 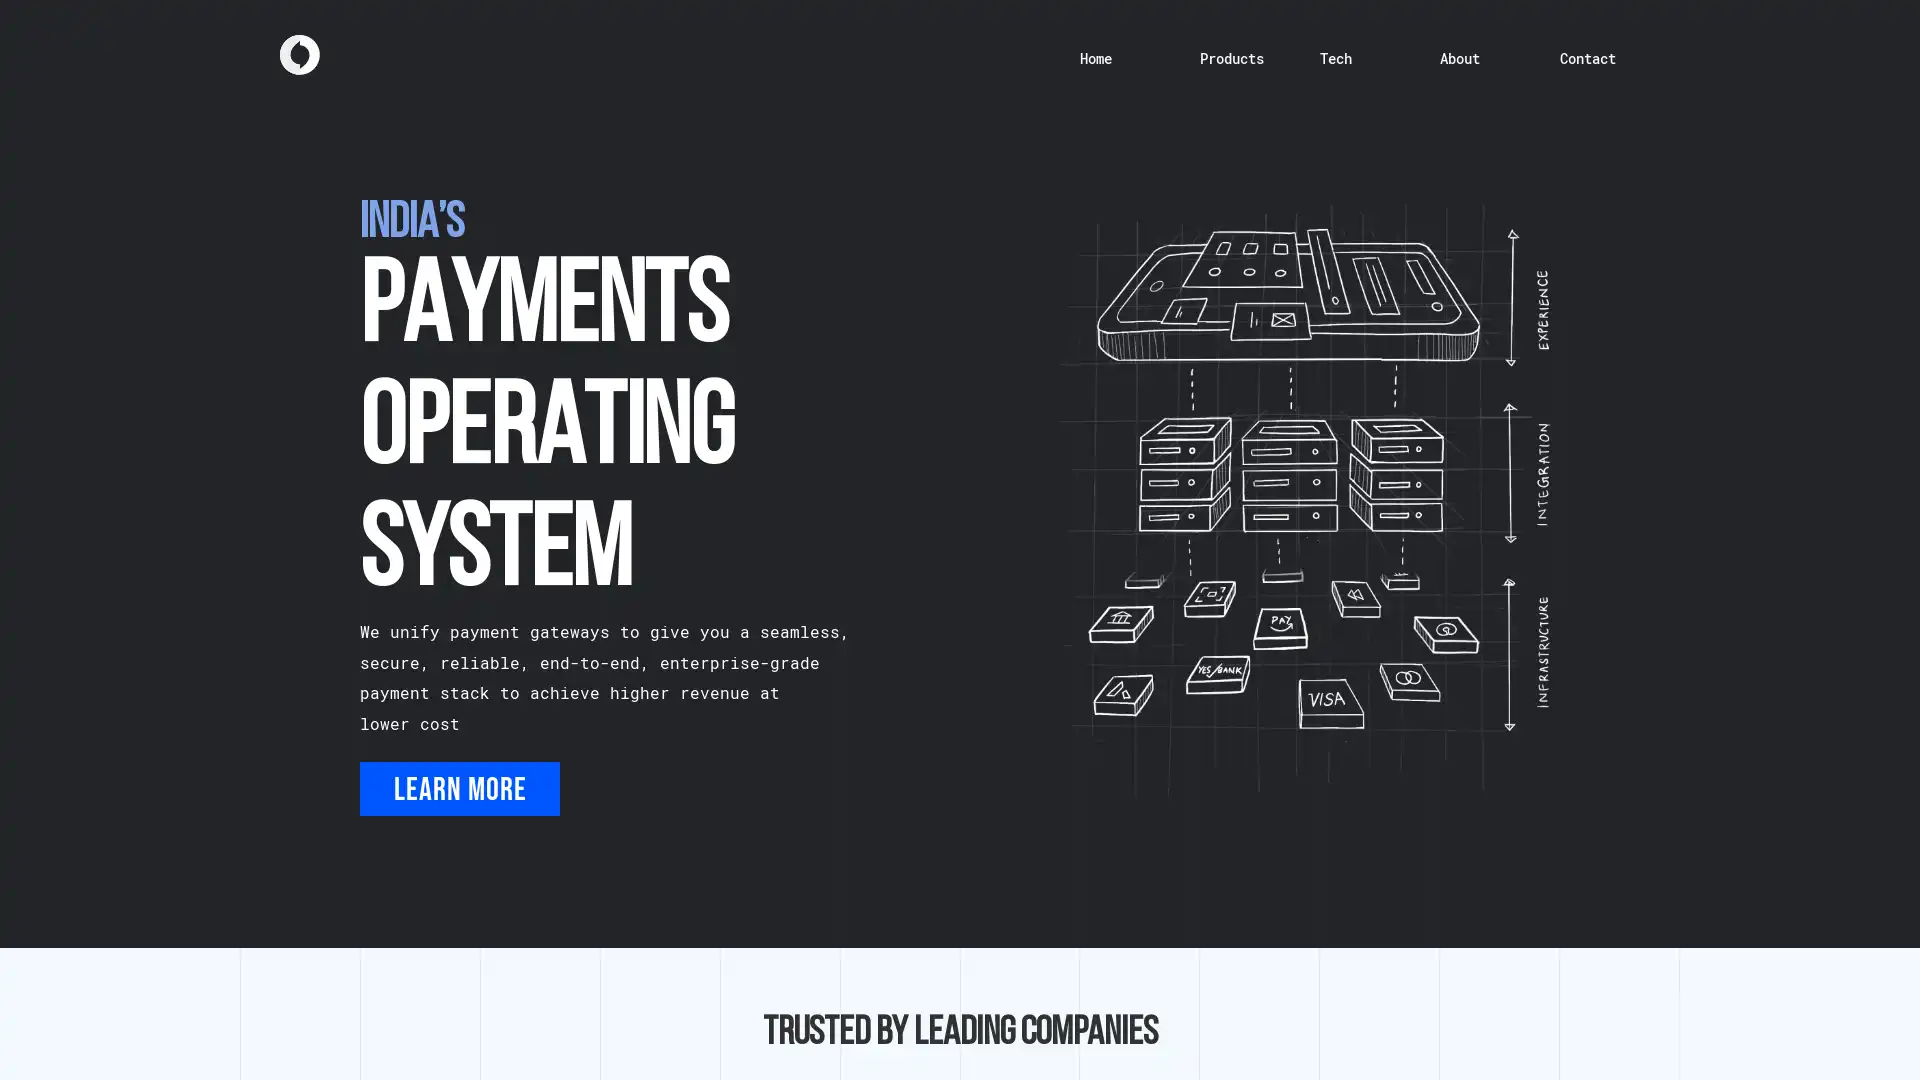 I want to click on LEARN MORE, so click(x=459, y=788).